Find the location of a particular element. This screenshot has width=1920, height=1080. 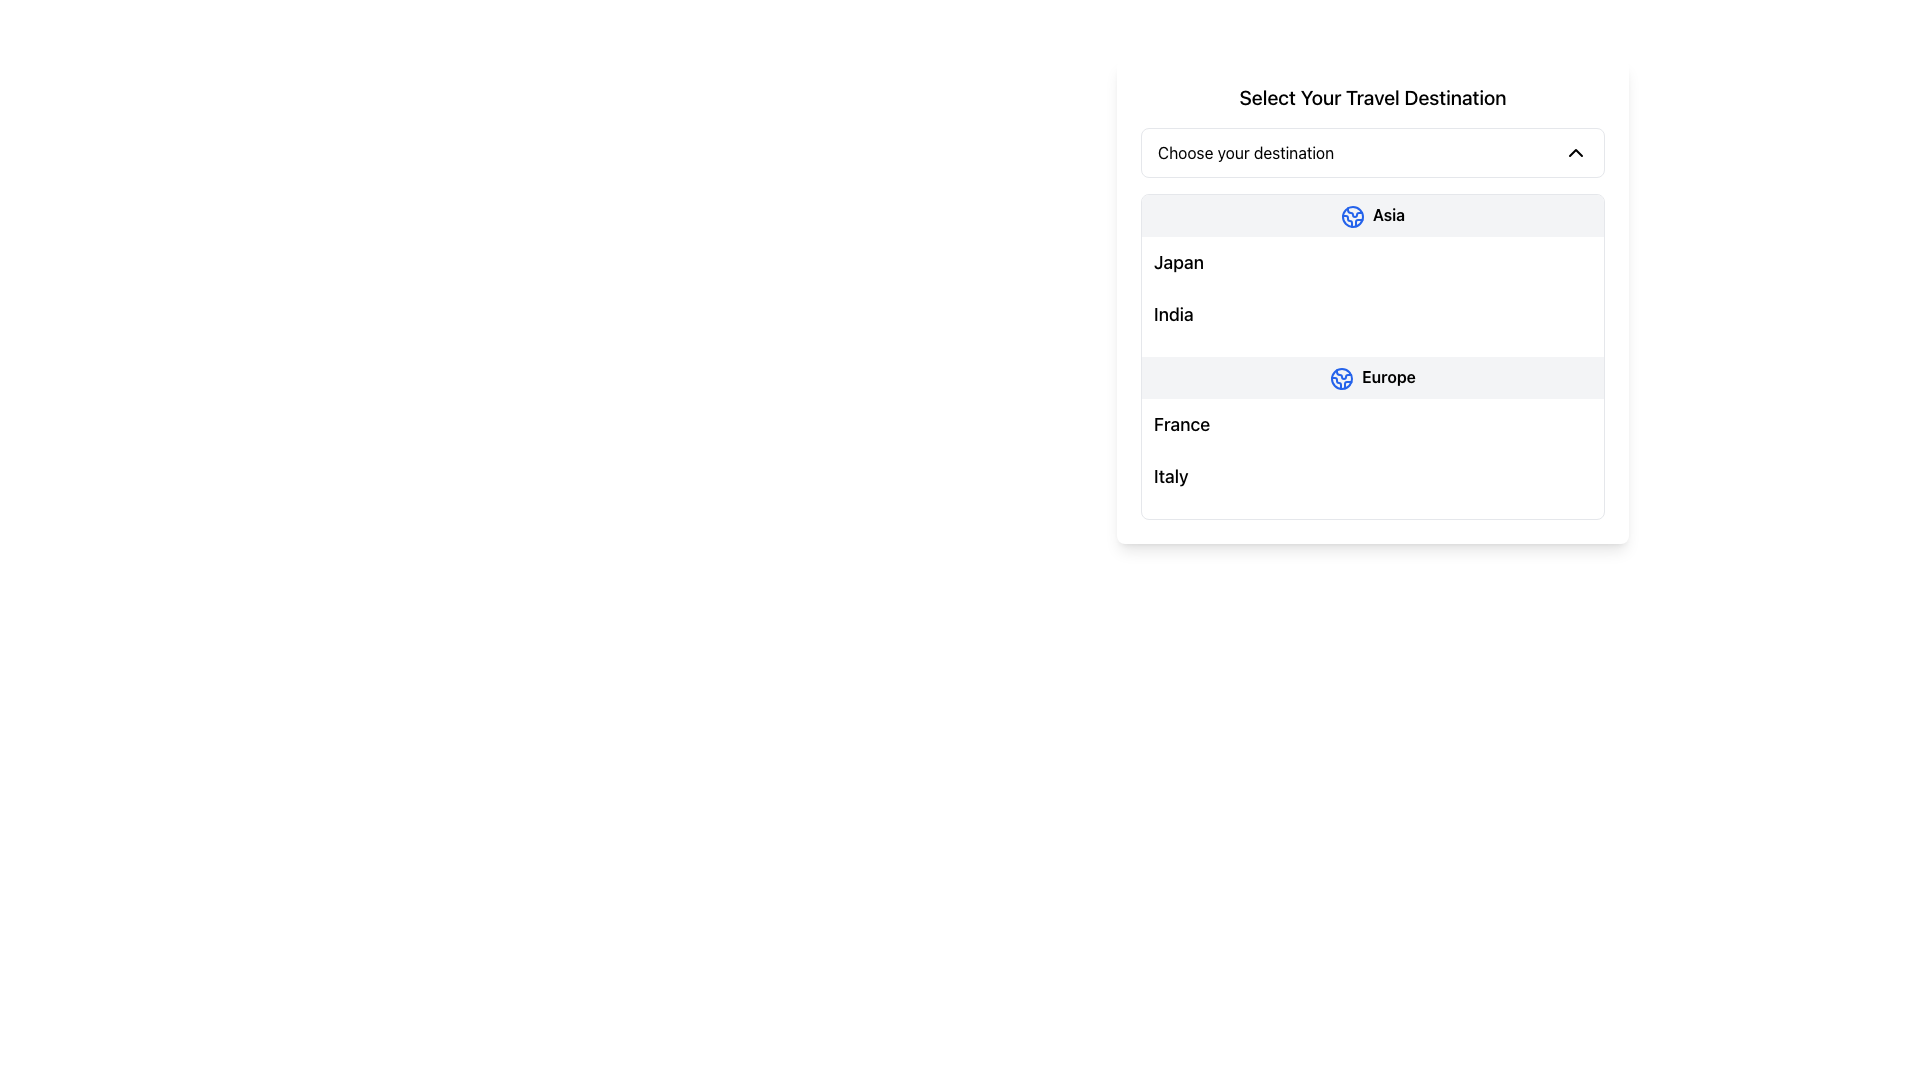

the icon representing the travel destination 'Europe' in the dropdown menu, located to the far left of its text label is located at coordinates (1342, 378).